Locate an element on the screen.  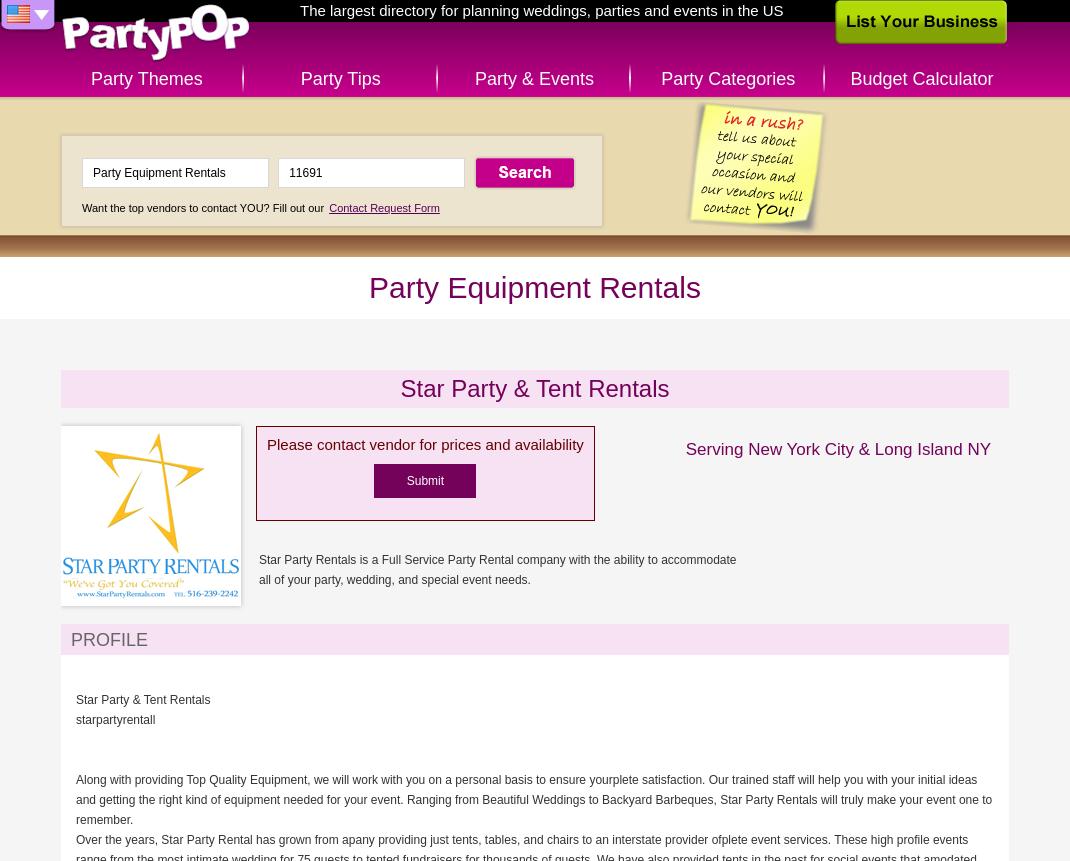
'Party Equipment Rentals' is located at coordinates (368, 287).